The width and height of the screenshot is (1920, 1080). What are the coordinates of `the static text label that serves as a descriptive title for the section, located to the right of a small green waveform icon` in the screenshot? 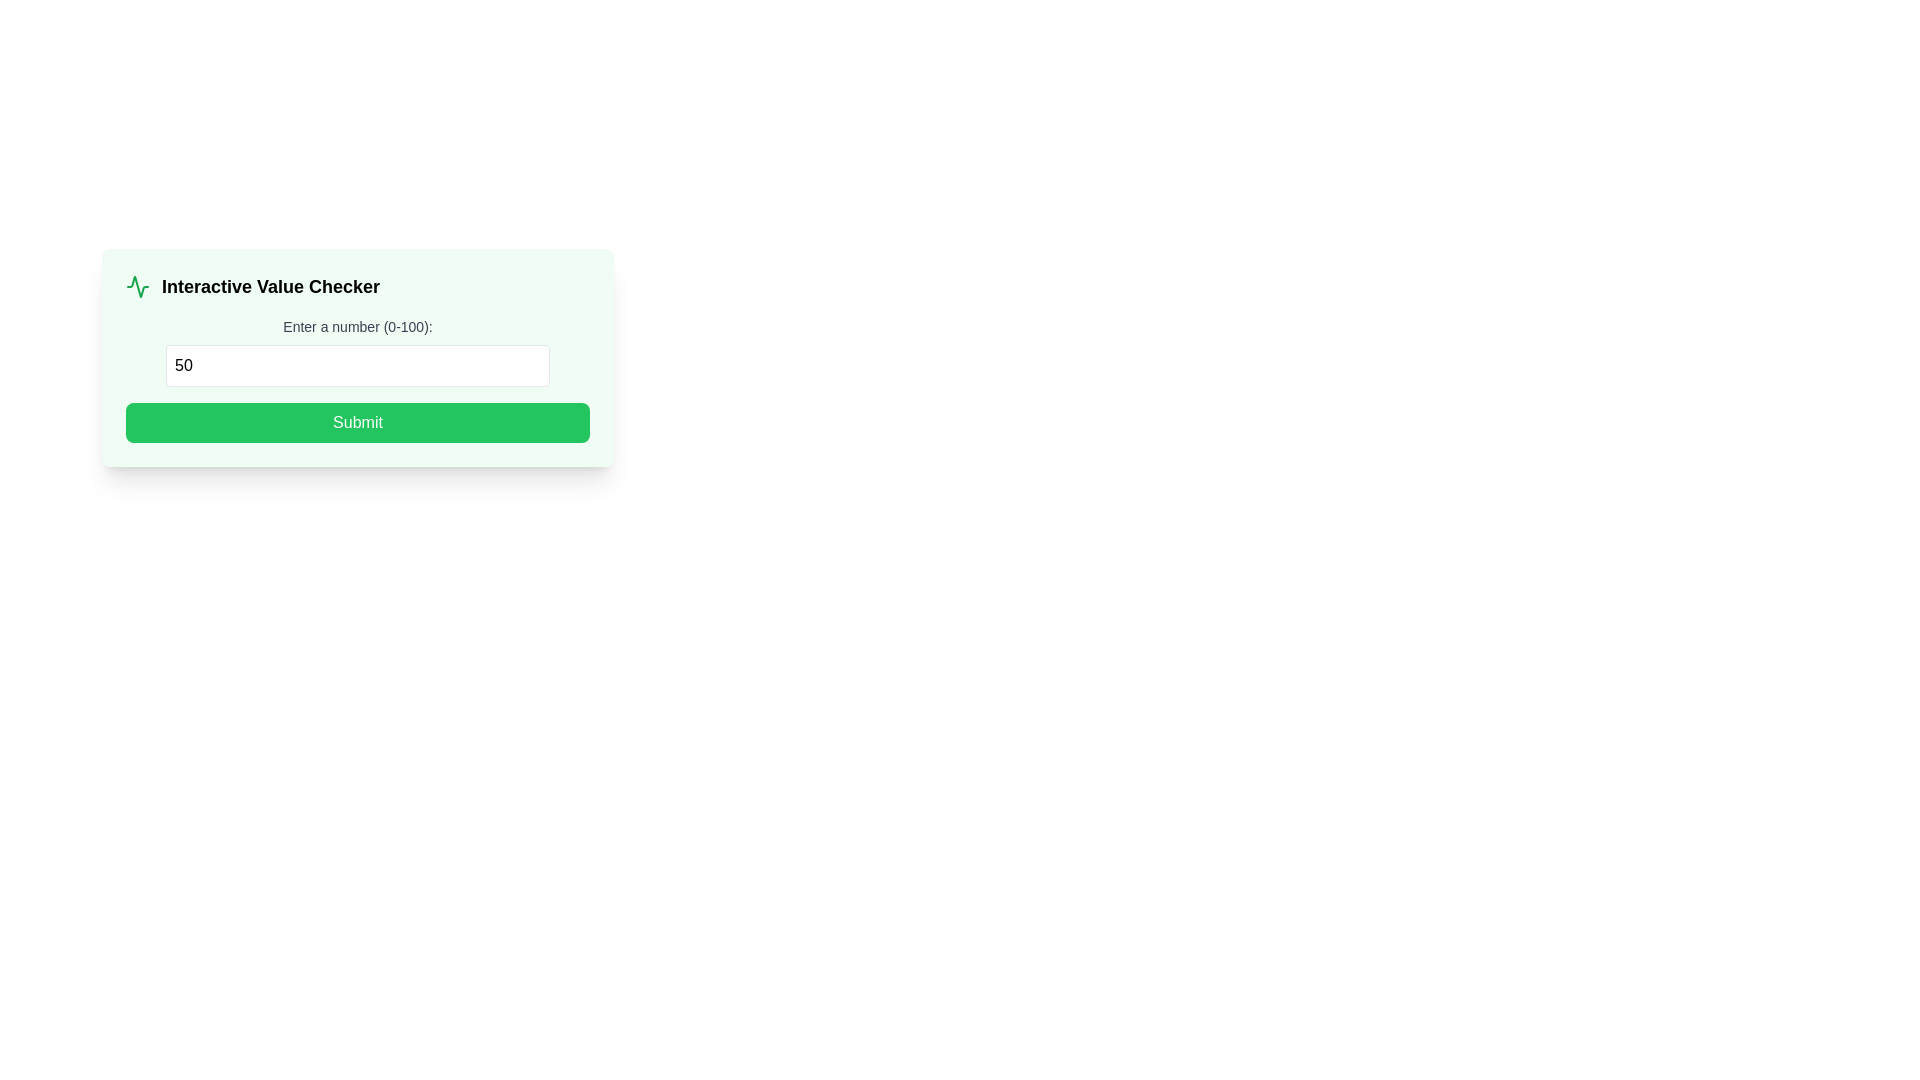 It's located at (270, 286).